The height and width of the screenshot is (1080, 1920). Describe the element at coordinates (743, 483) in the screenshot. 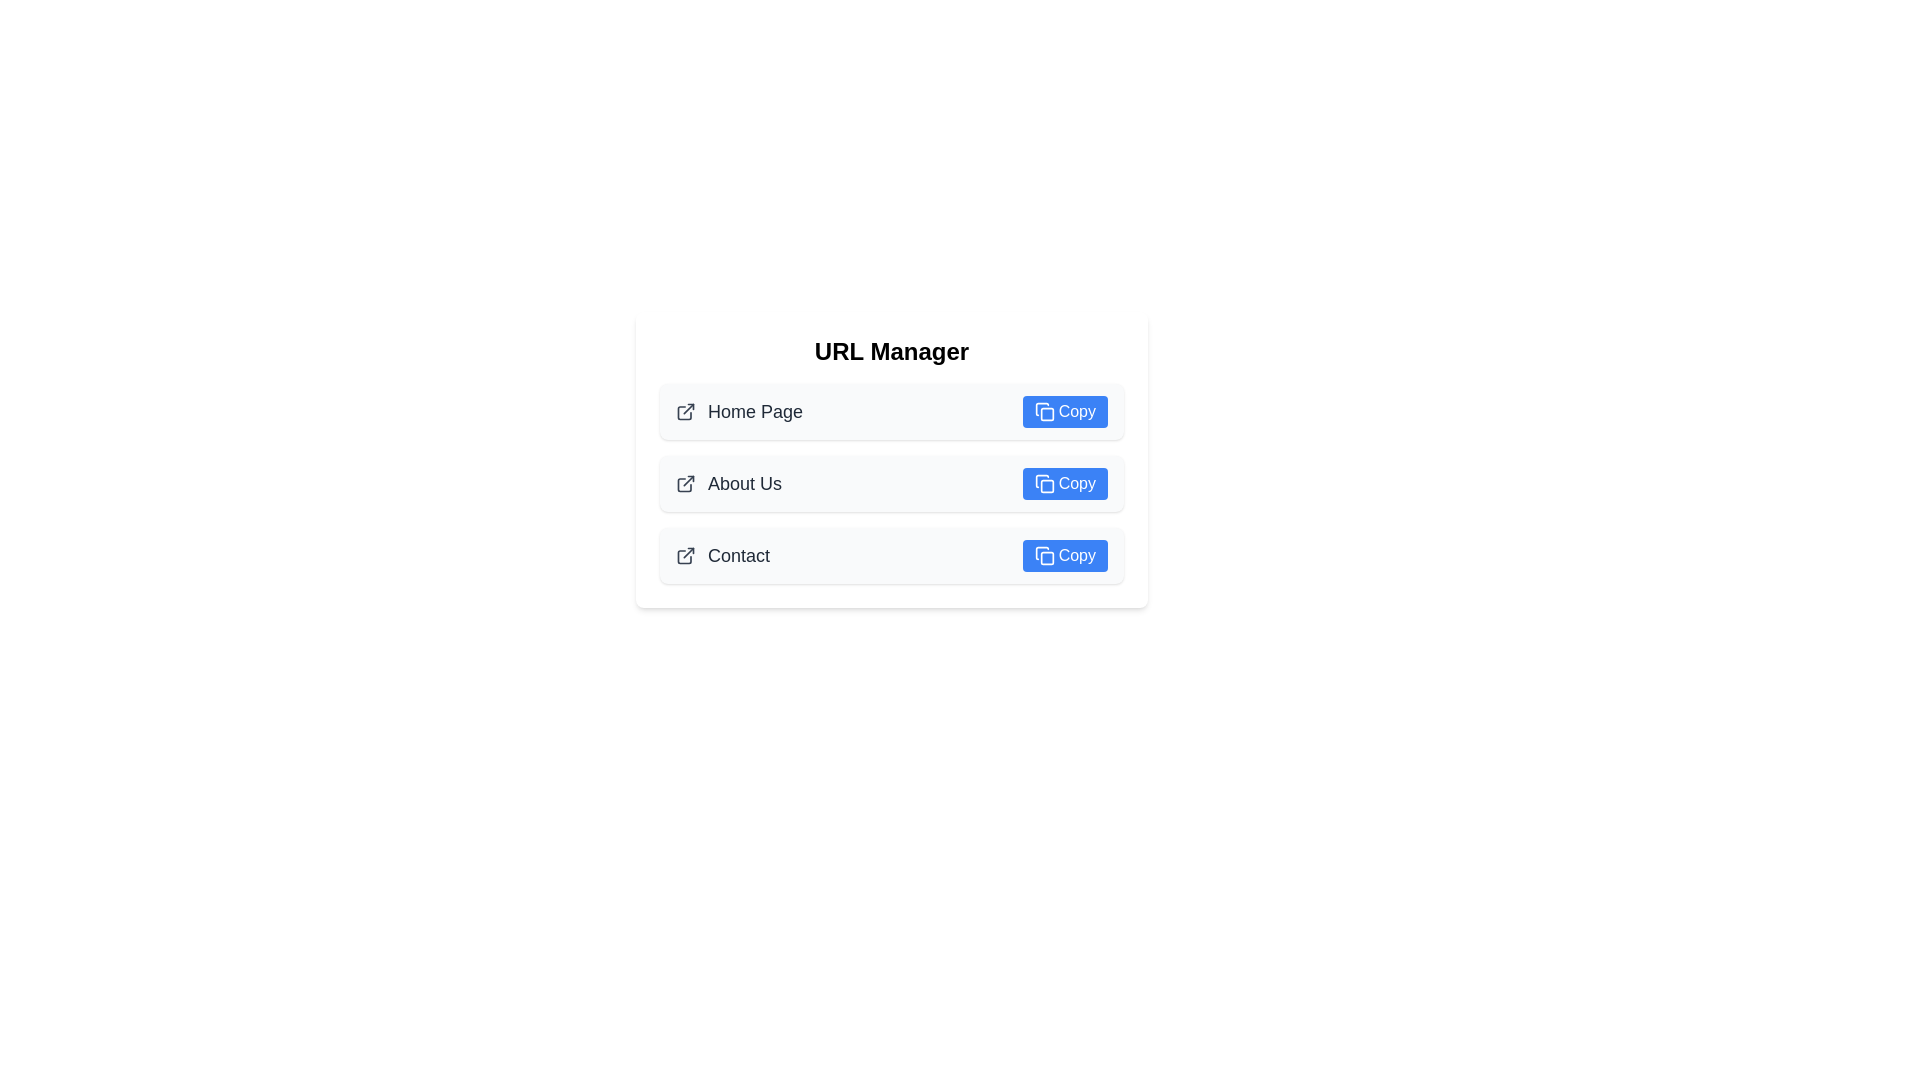

I see `text of the 'About Us' label, which is the second item in the interactive list, displayed in bold with a large font size and dark gray color` at that location.